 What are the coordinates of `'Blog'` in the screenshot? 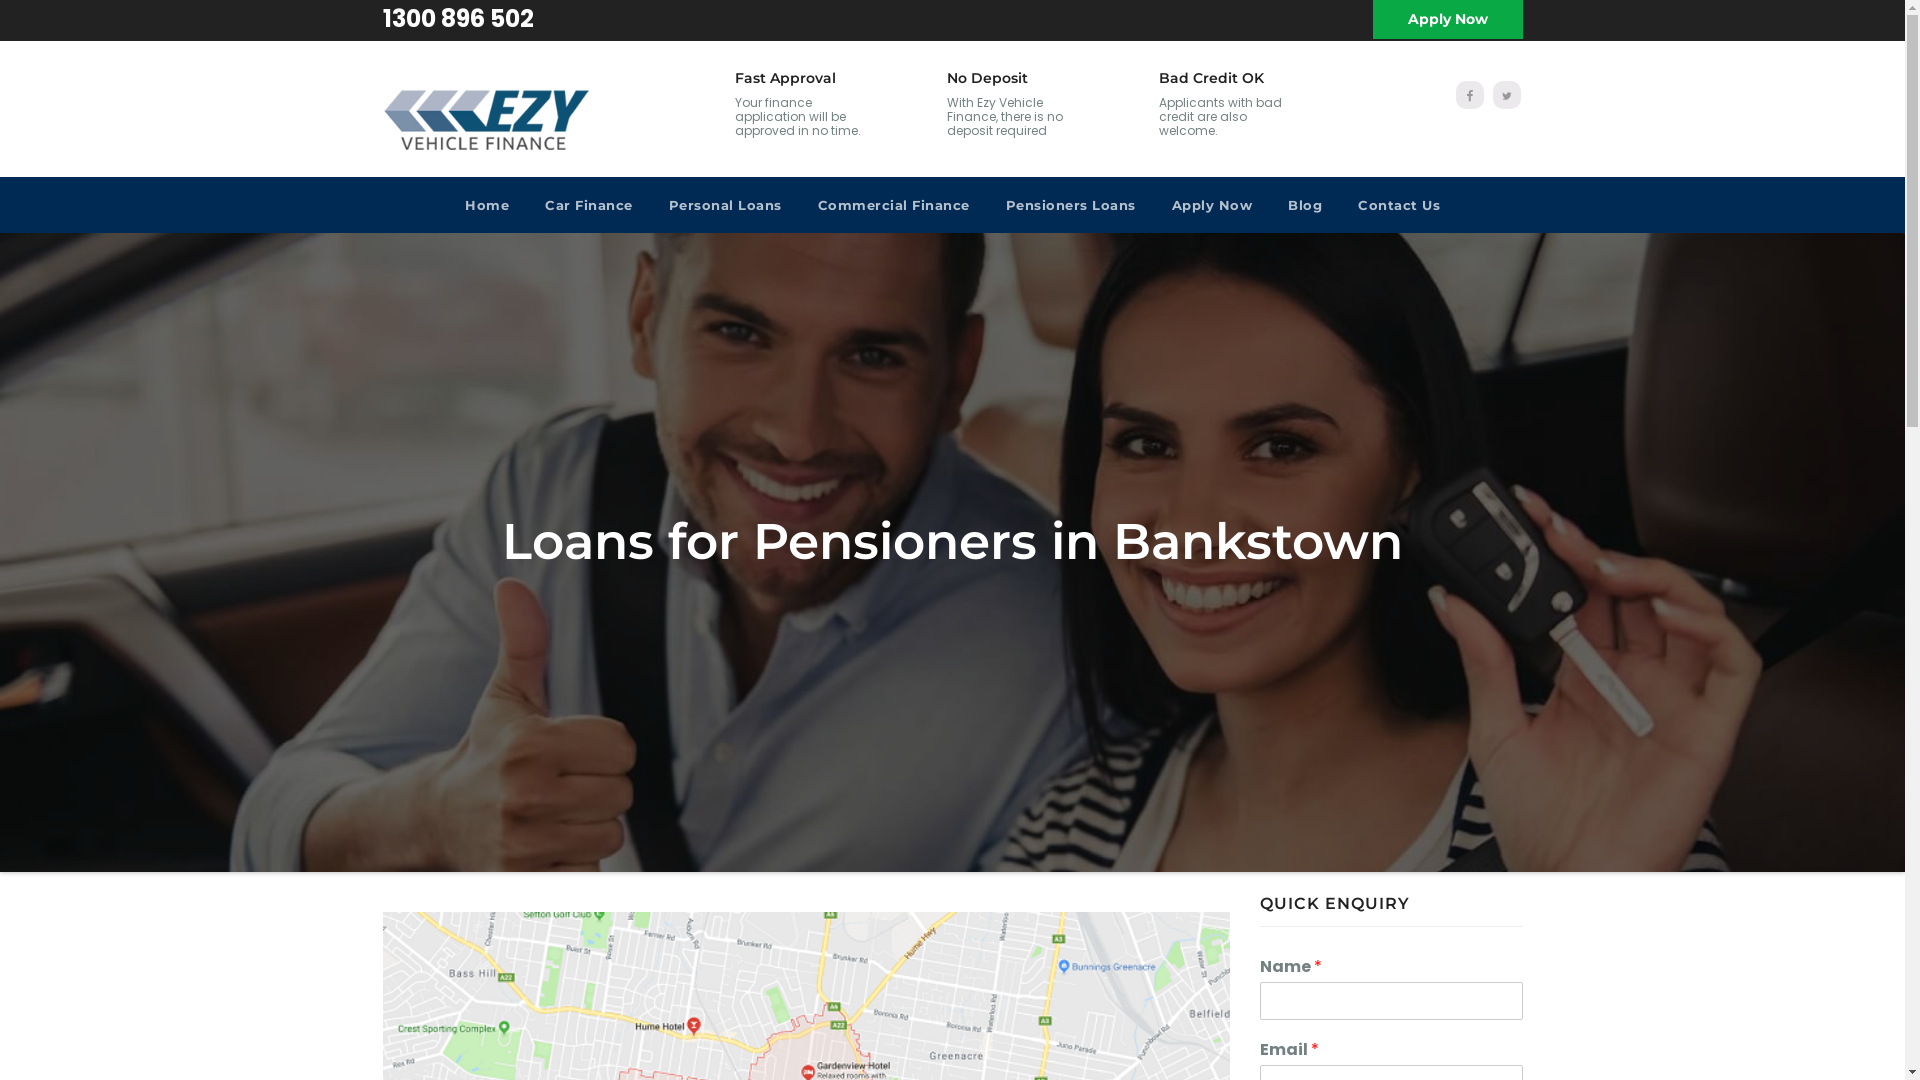 It's located at (1271, 204).